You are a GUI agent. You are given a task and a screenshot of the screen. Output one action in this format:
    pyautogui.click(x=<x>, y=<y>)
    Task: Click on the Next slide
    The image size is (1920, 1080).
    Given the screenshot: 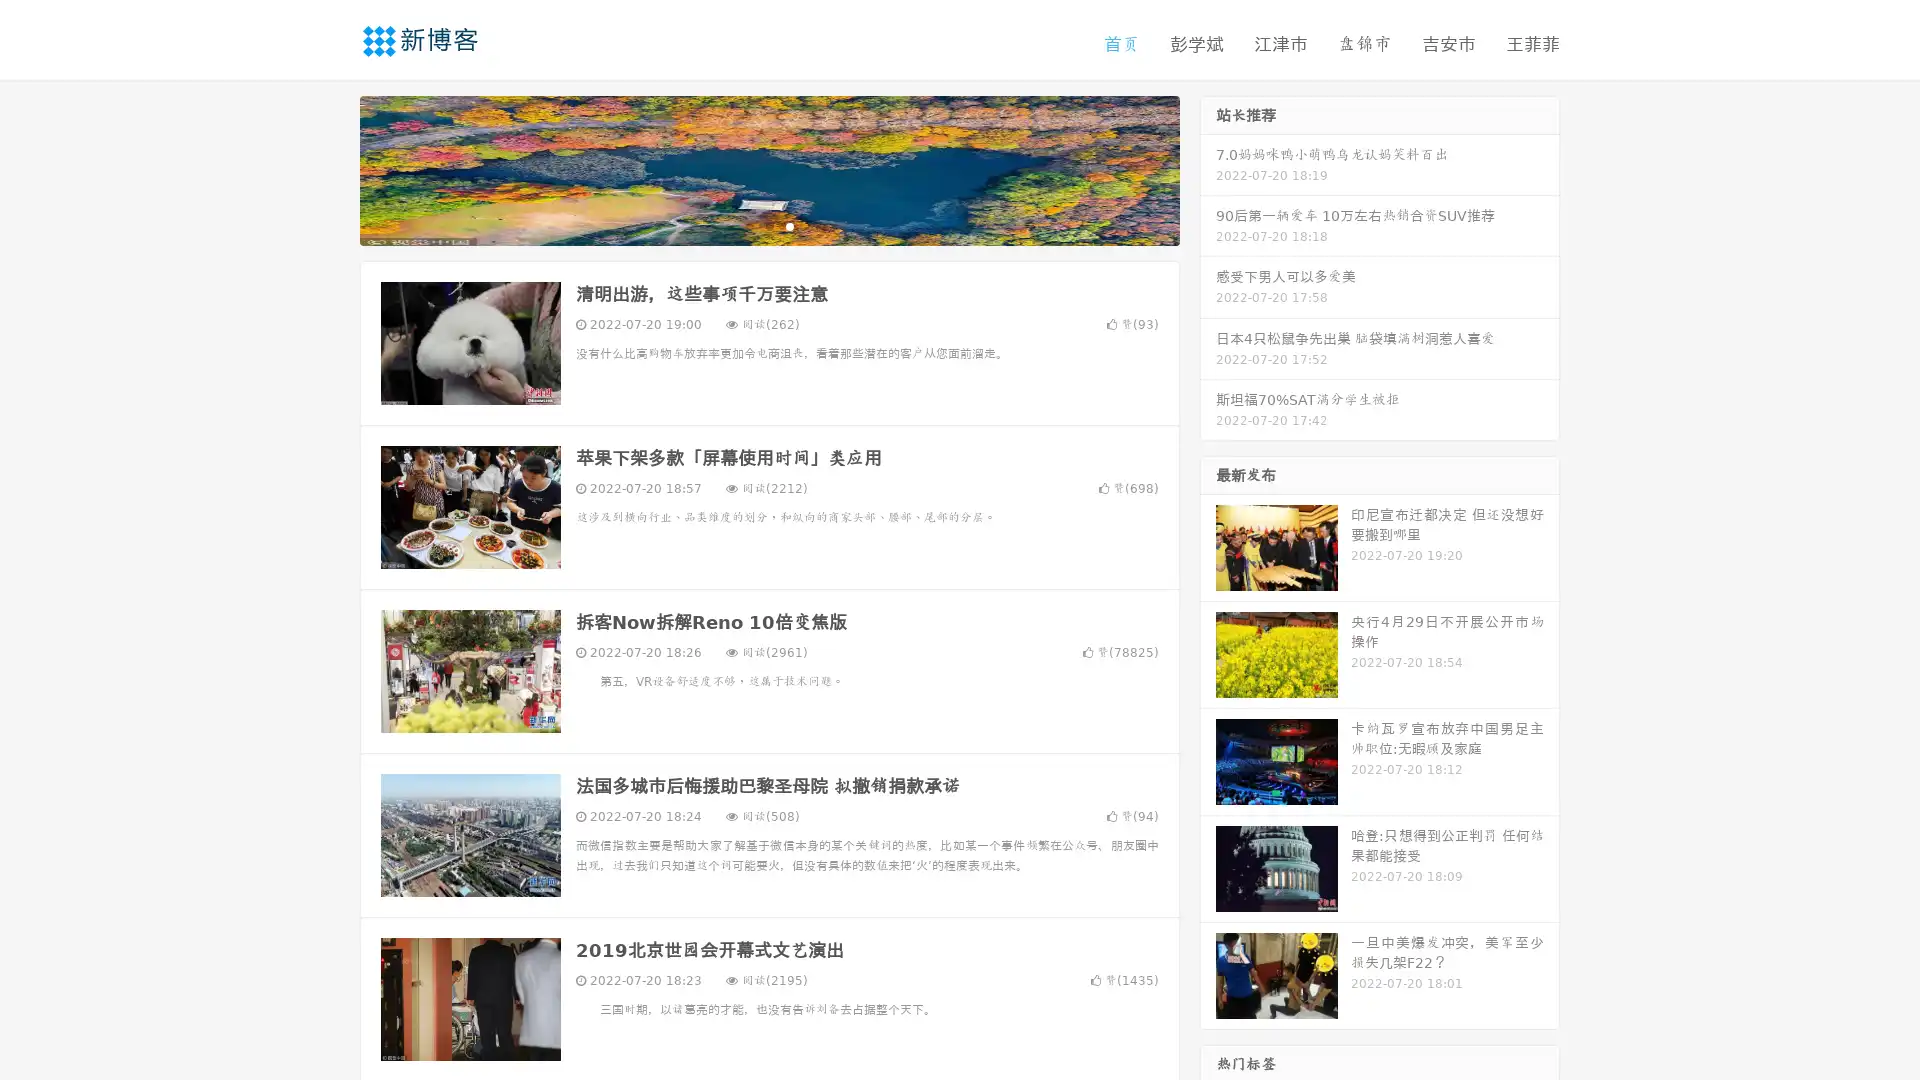 What is the action you would take?
    pyautogui.click(x=1208, y=168)
    